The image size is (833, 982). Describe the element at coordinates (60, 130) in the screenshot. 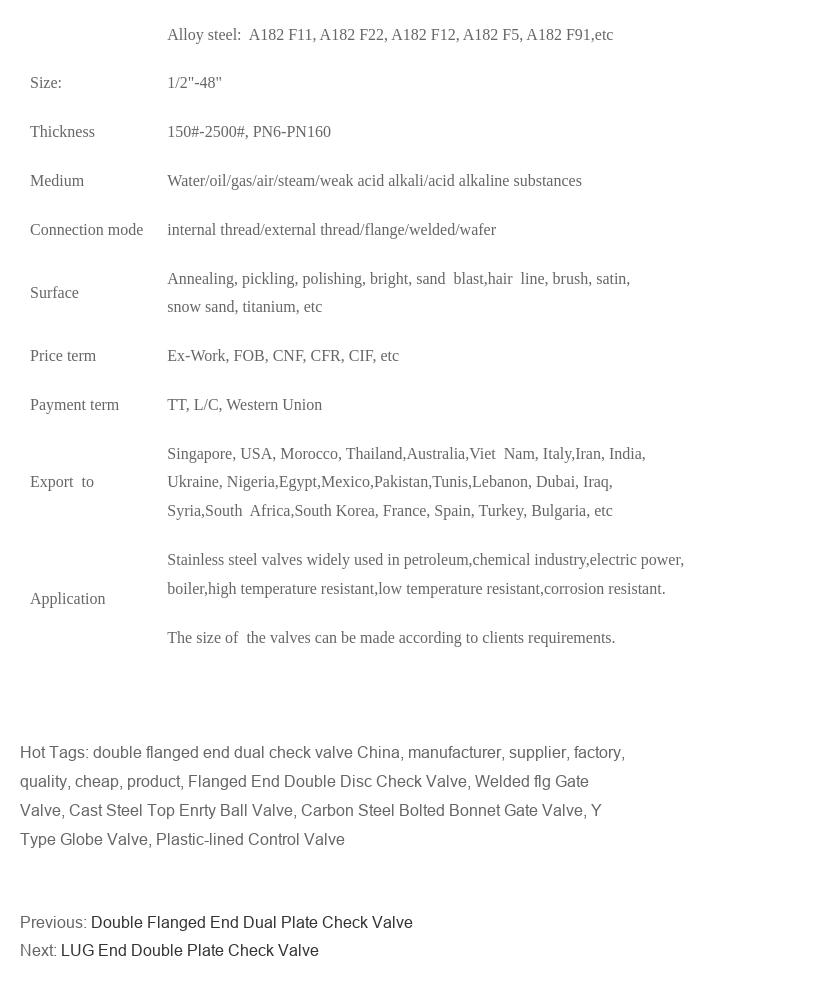

I see `'Thickness'` at that location.